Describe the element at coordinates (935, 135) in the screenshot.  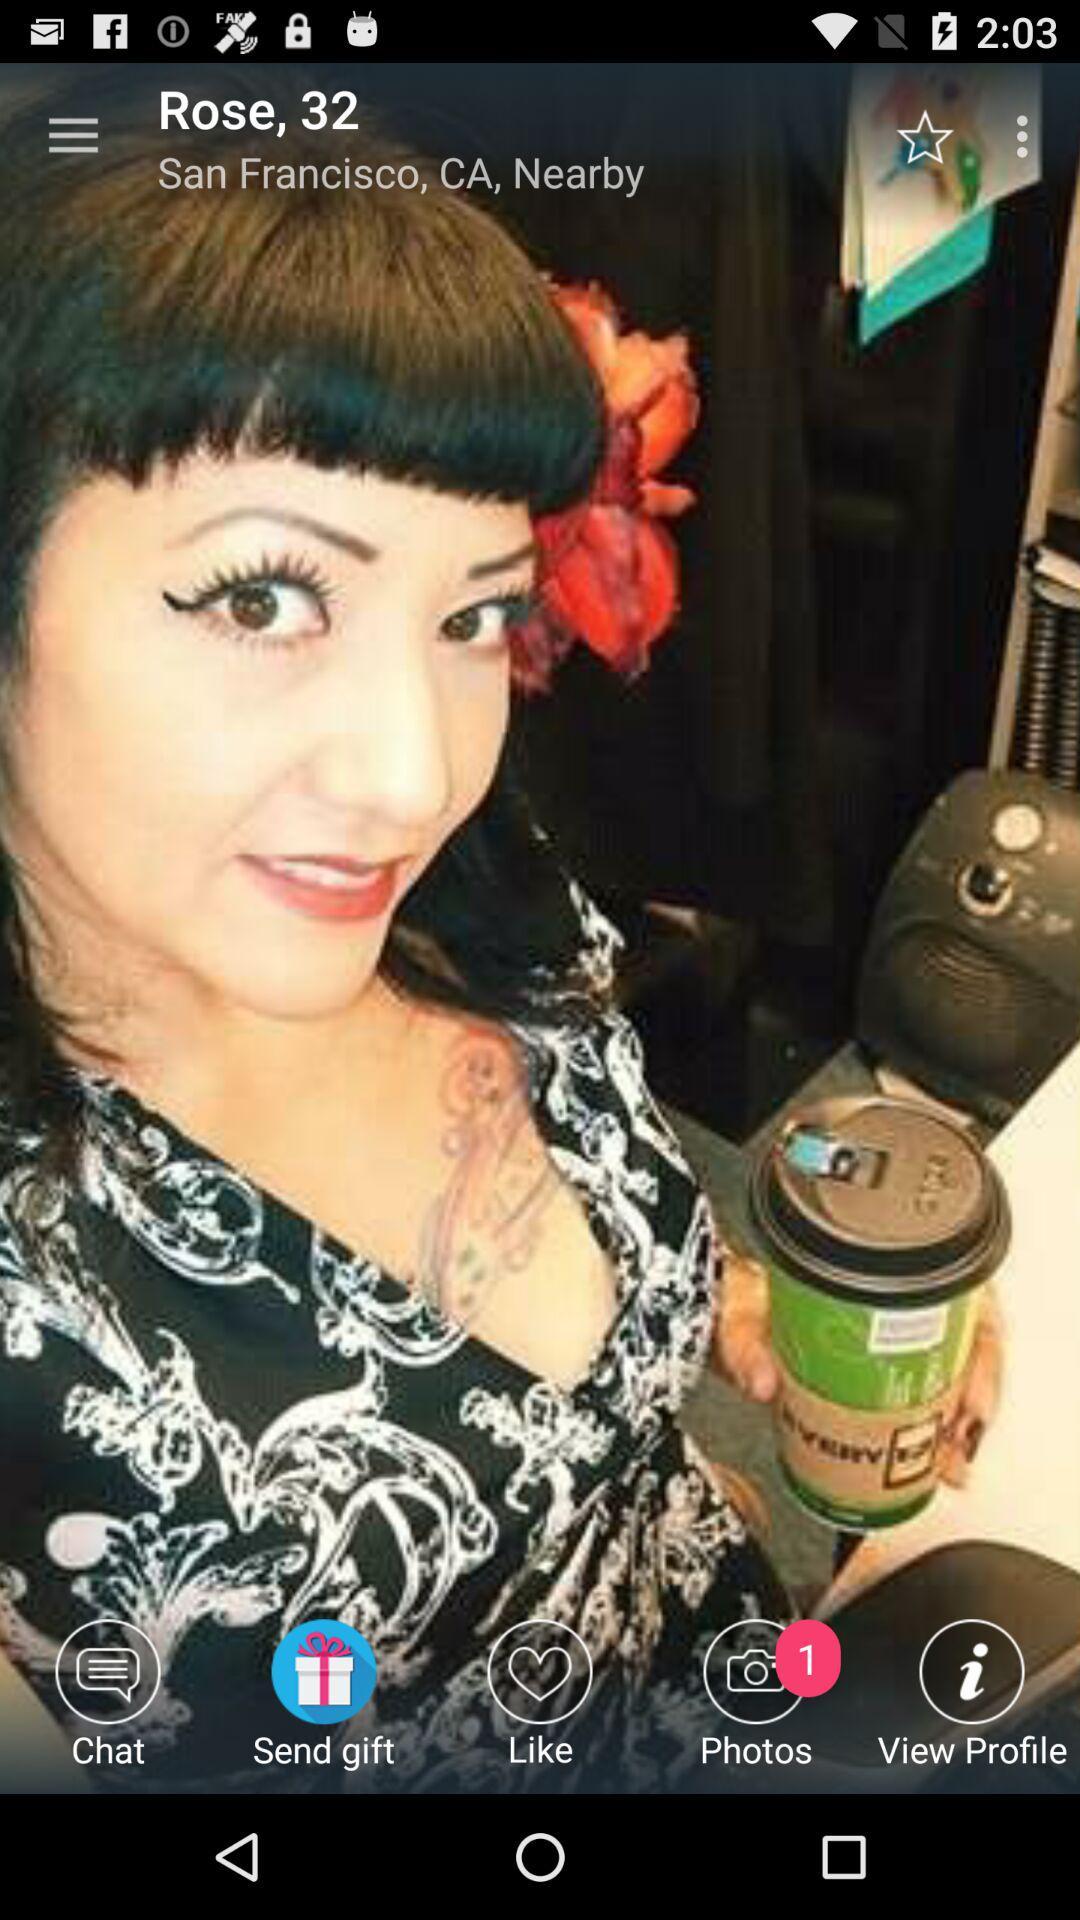
I see `the item above the view profile item` at that location.